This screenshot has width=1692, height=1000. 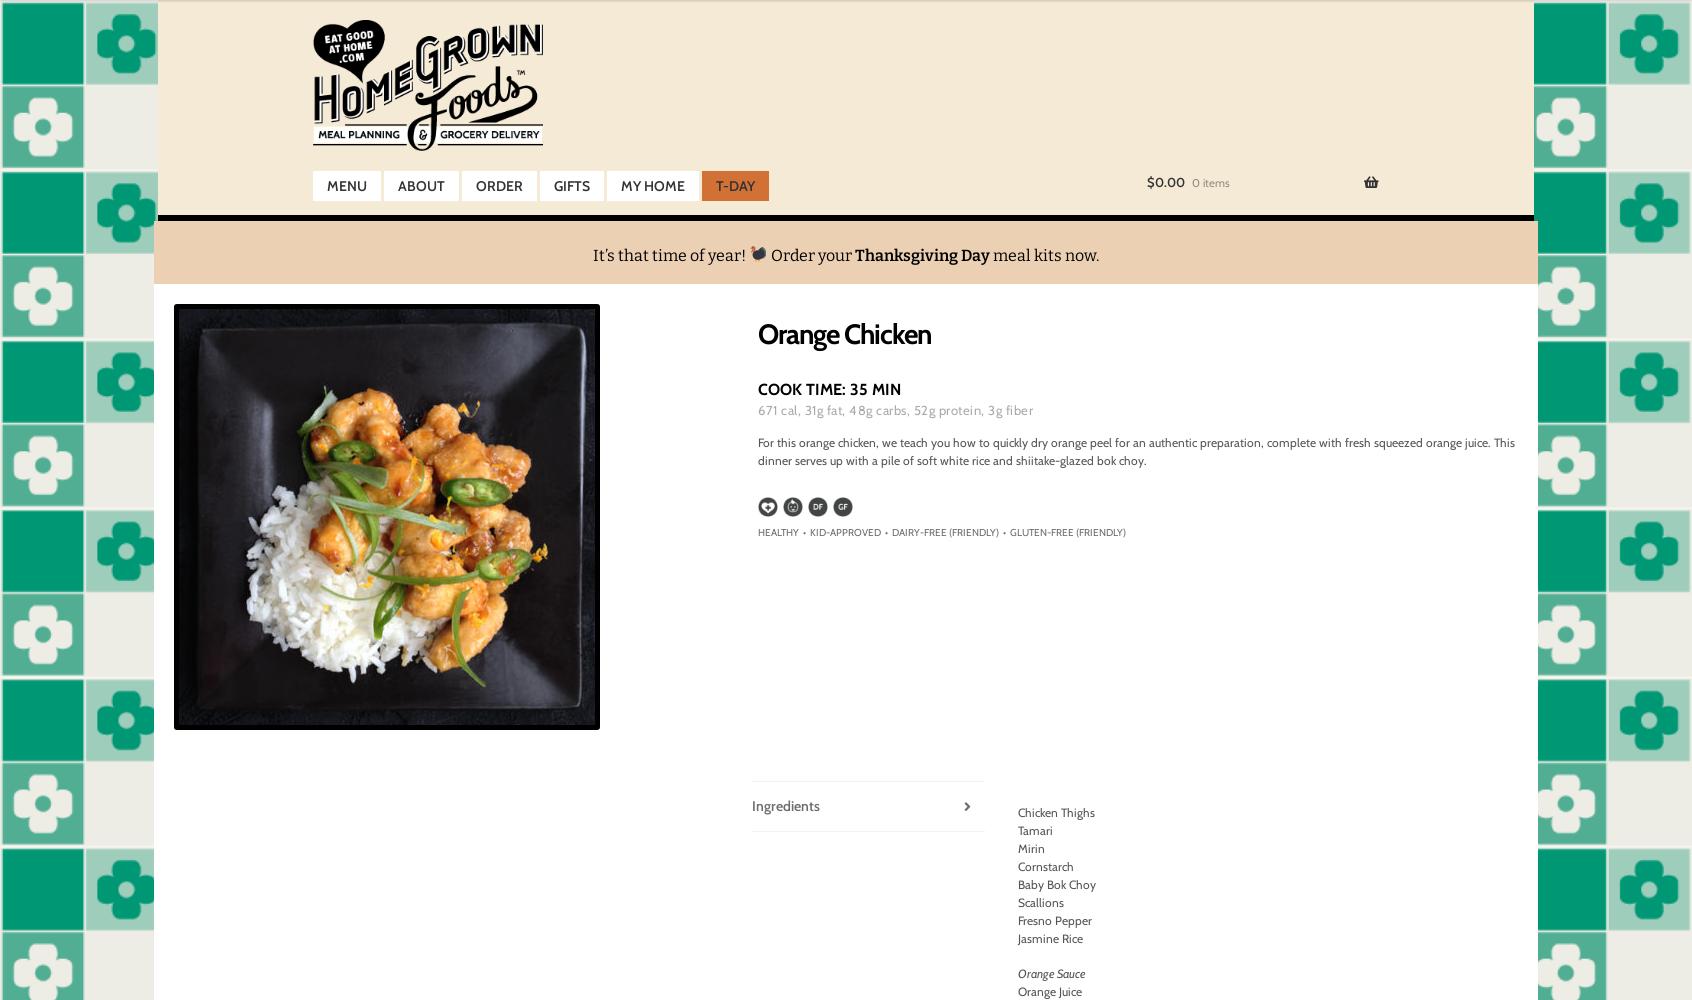 I want to click on 'It’s that time of year!', so click(x=671, y=254).